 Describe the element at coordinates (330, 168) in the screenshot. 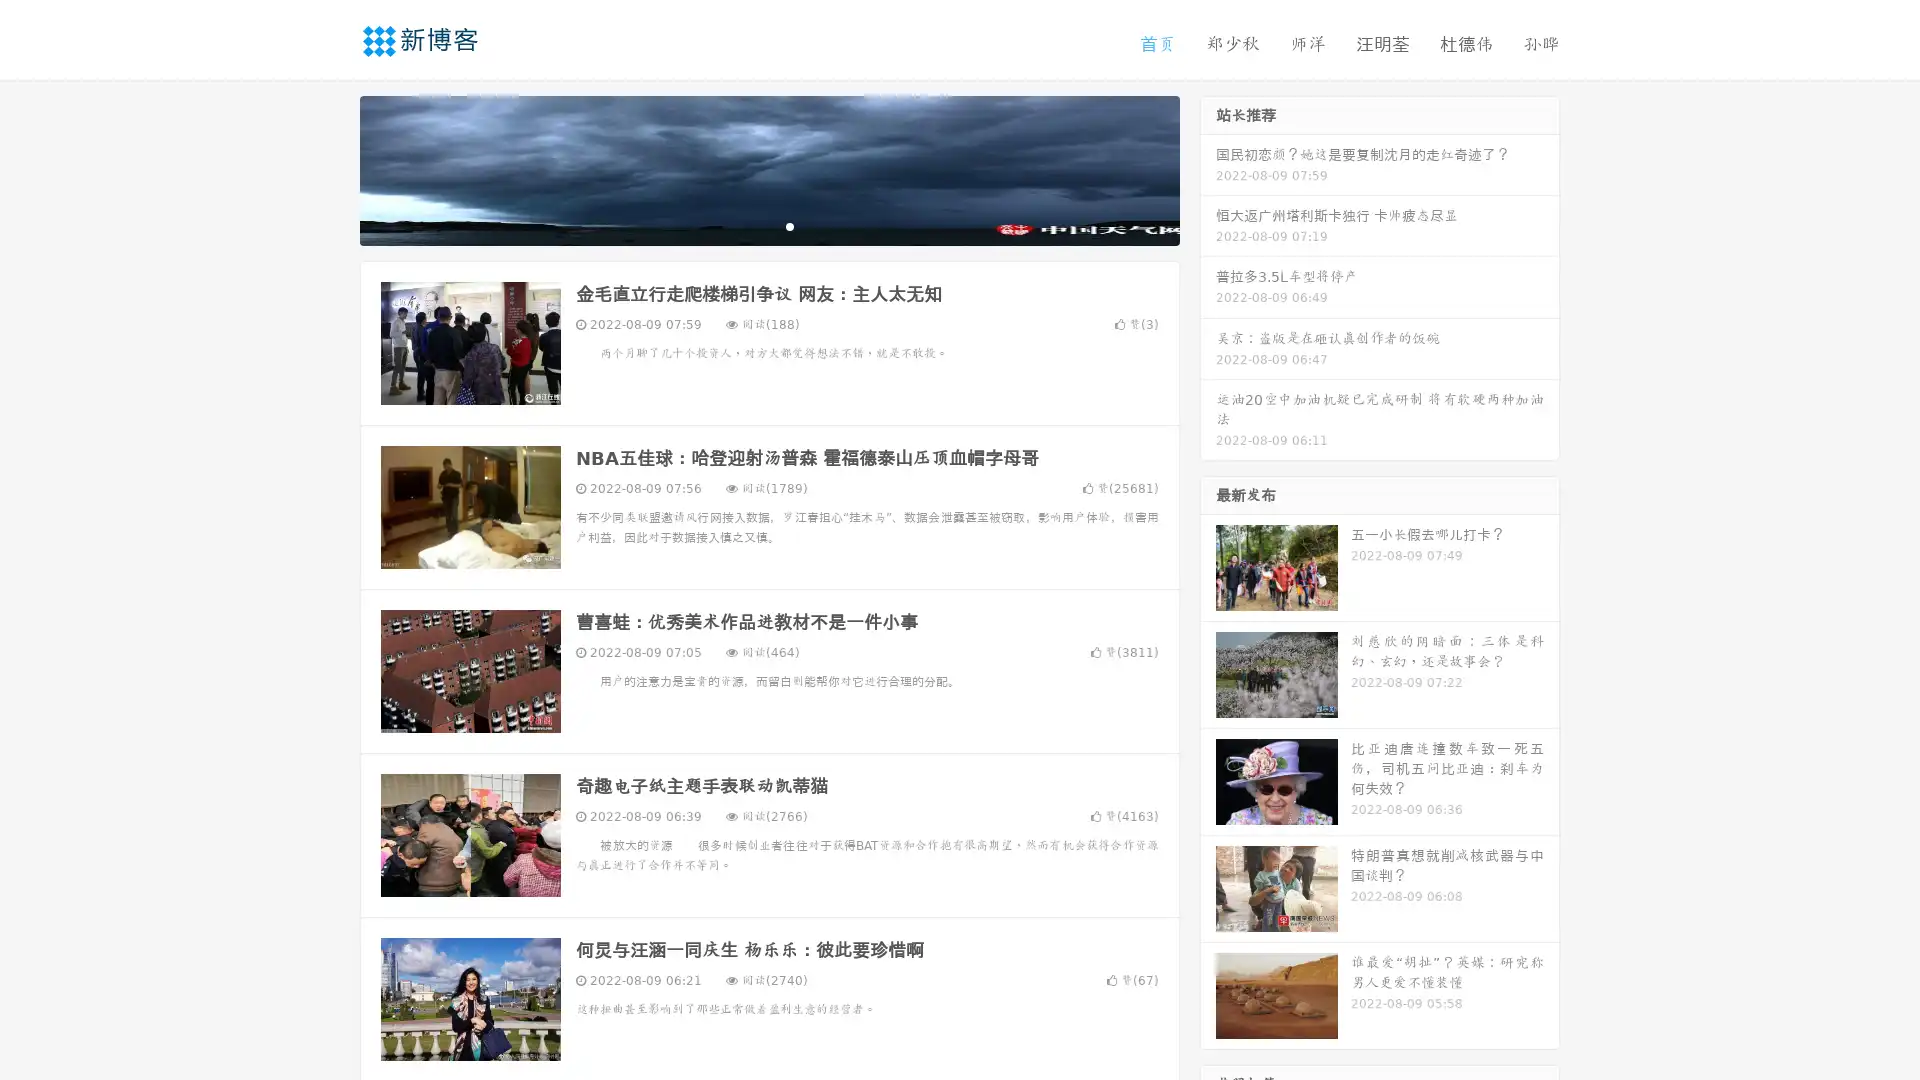

I see `Previous slide` at that location.